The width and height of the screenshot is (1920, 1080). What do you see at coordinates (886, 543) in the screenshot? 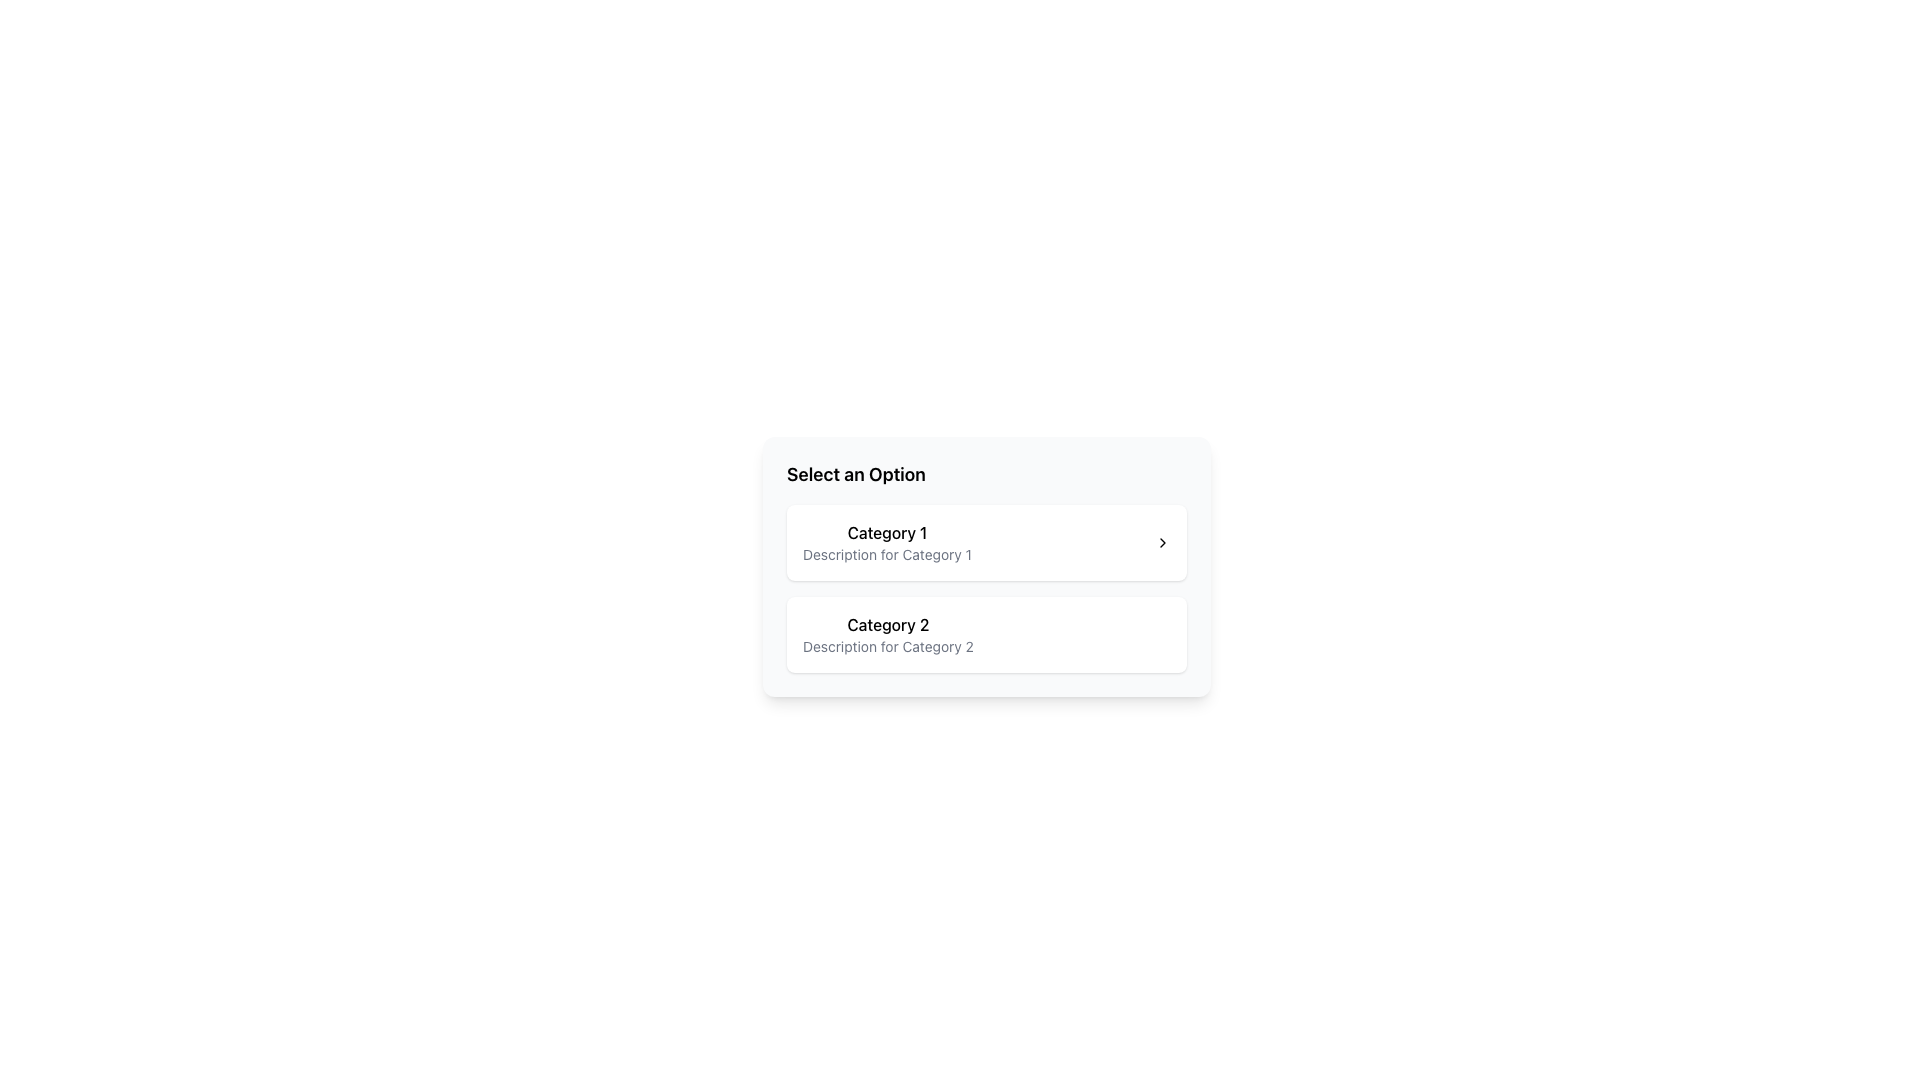
I see `the first selectable option in the vertically stacked list within the card labeled 'Select an Option'` at bounding box center [886, 543].